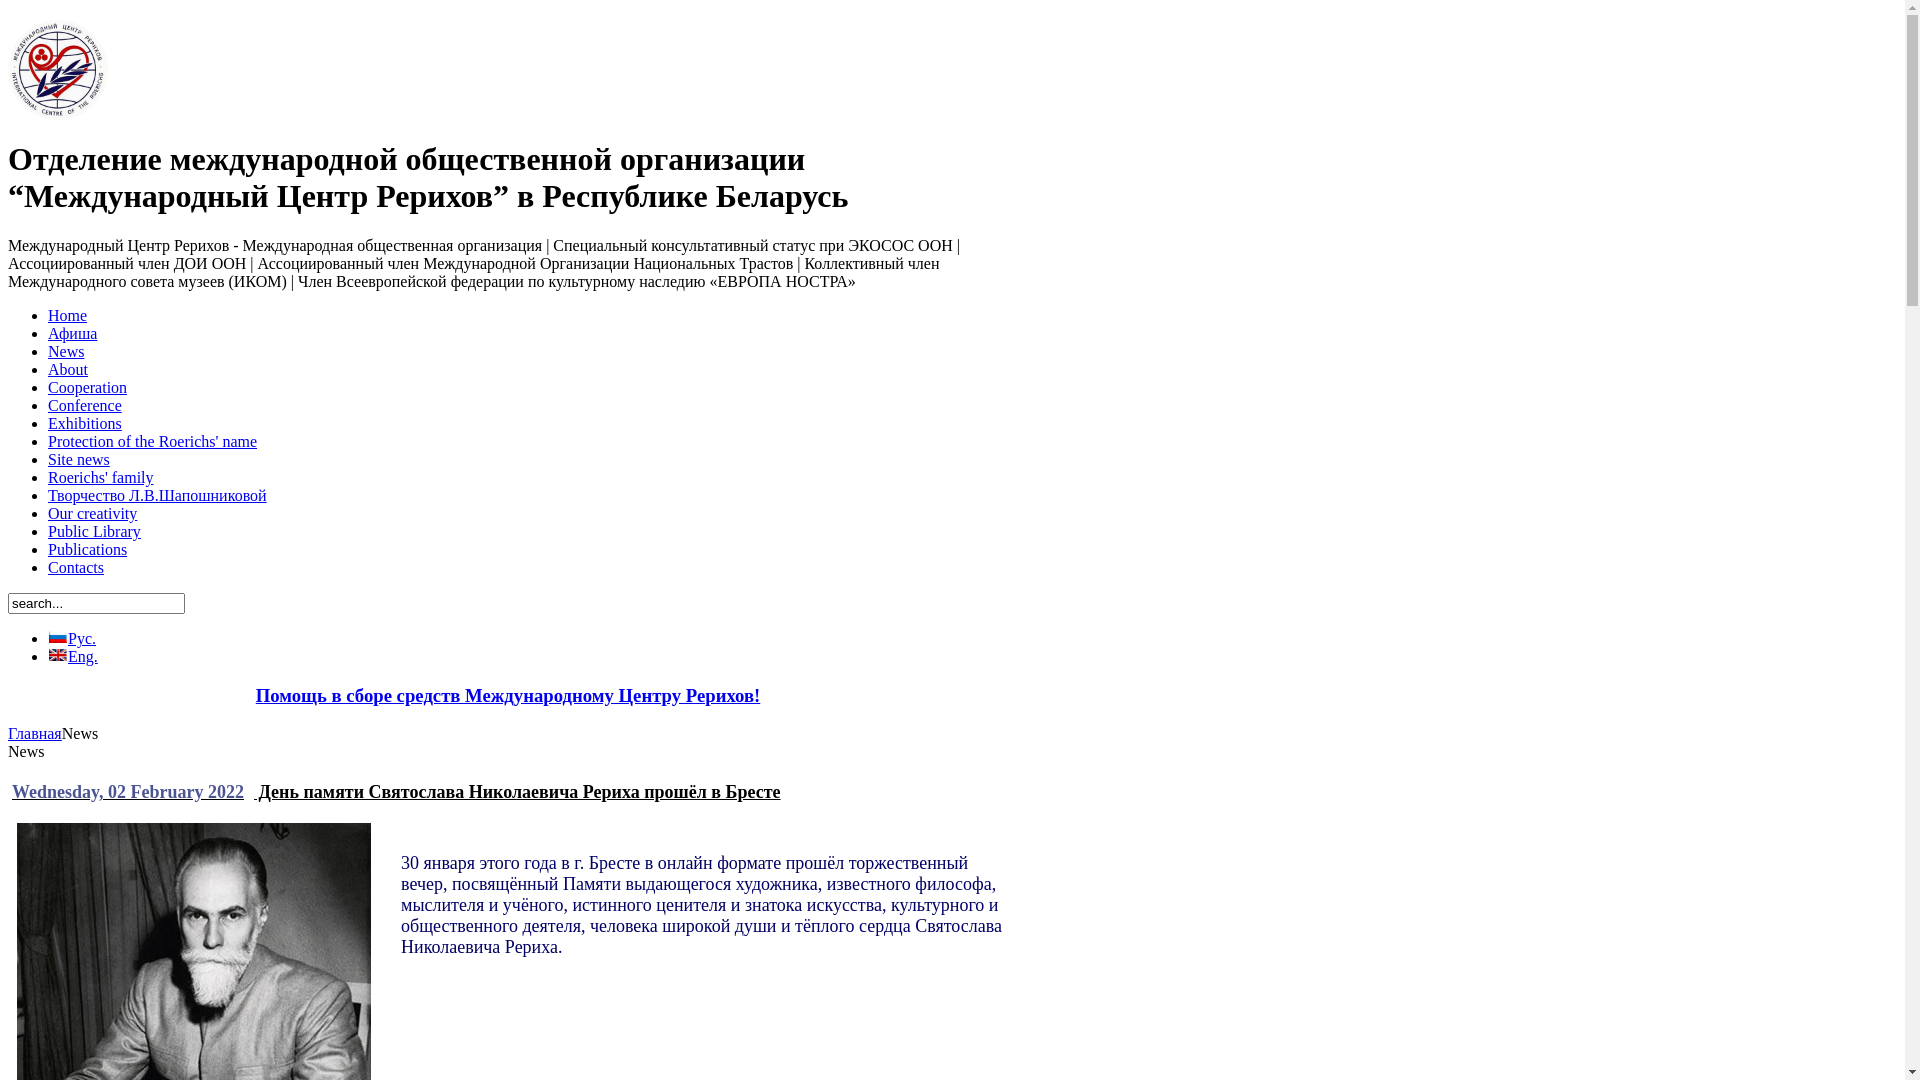 This screenshot has width=1920, height=1080. I want to click on 'Roerichs' family', so click(99, 477).